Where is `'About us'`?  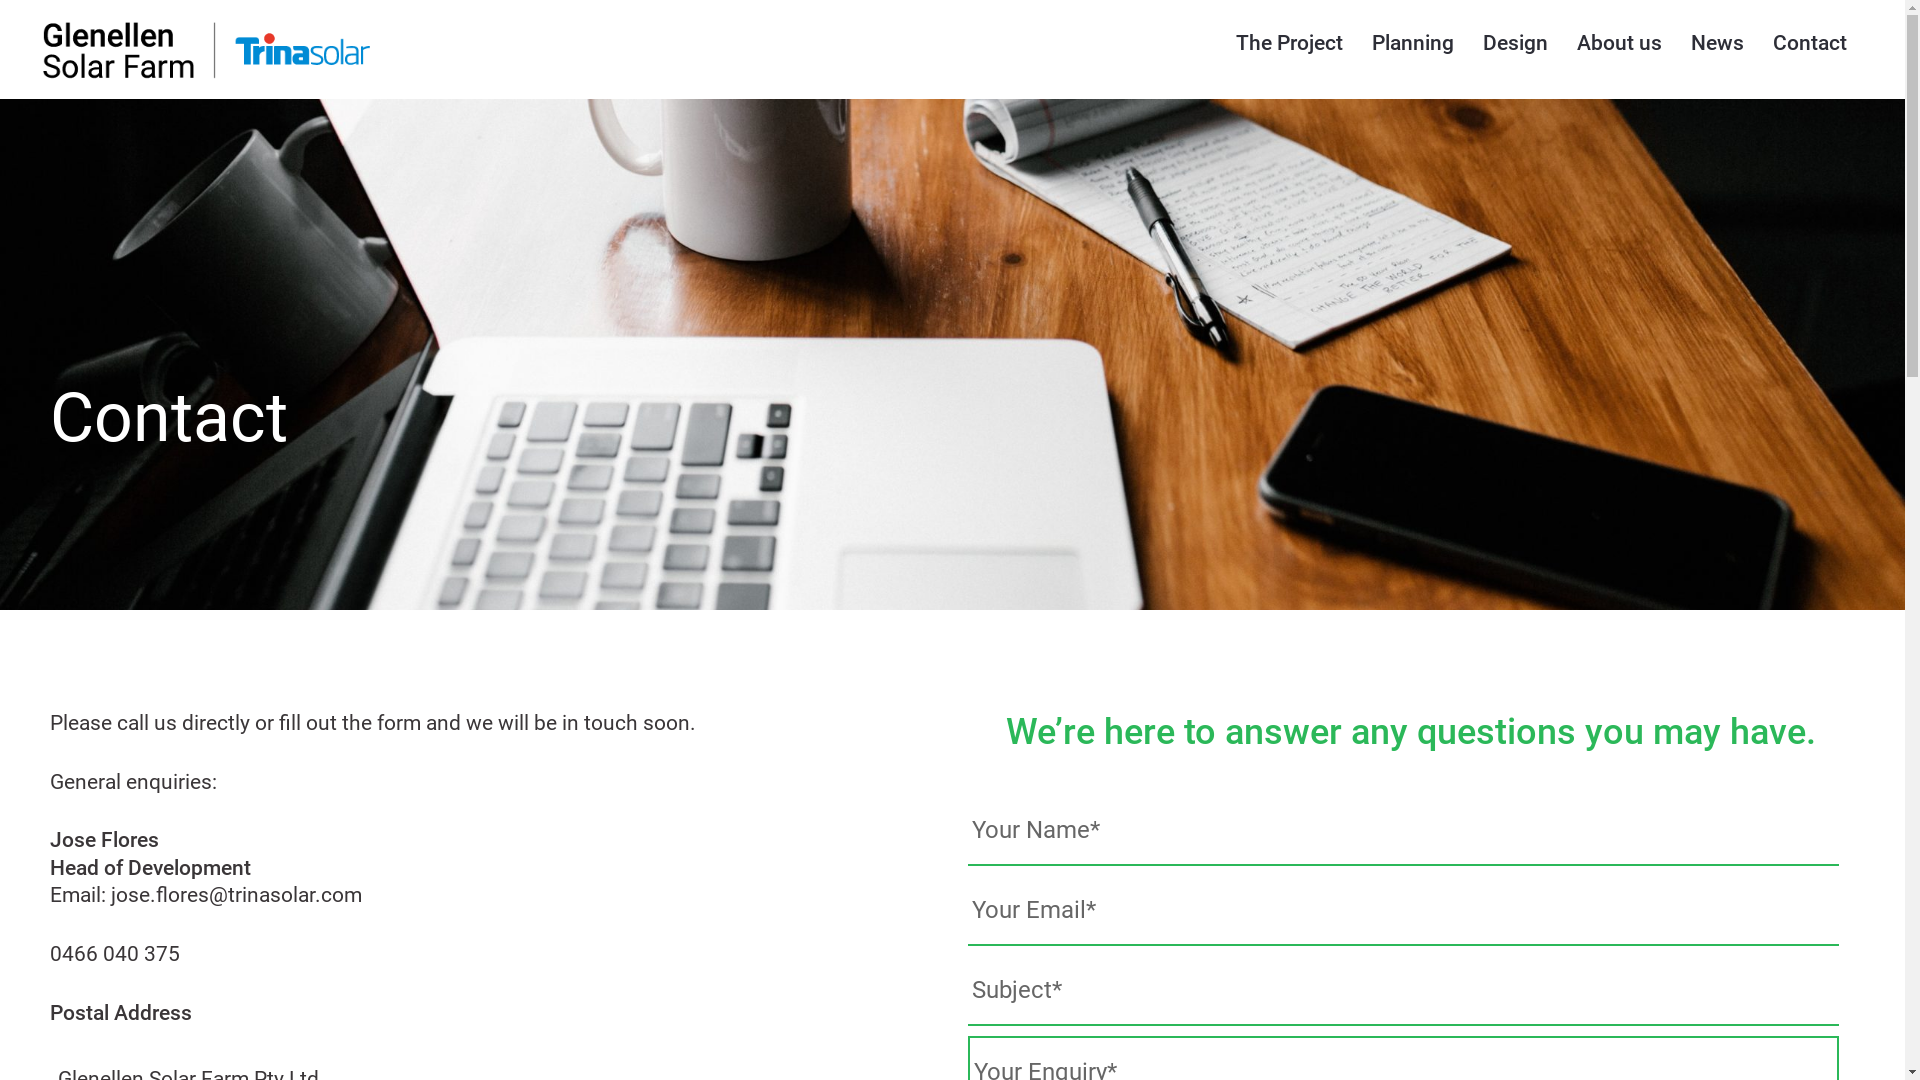
'About us' is located at coordinates (1576, 42).